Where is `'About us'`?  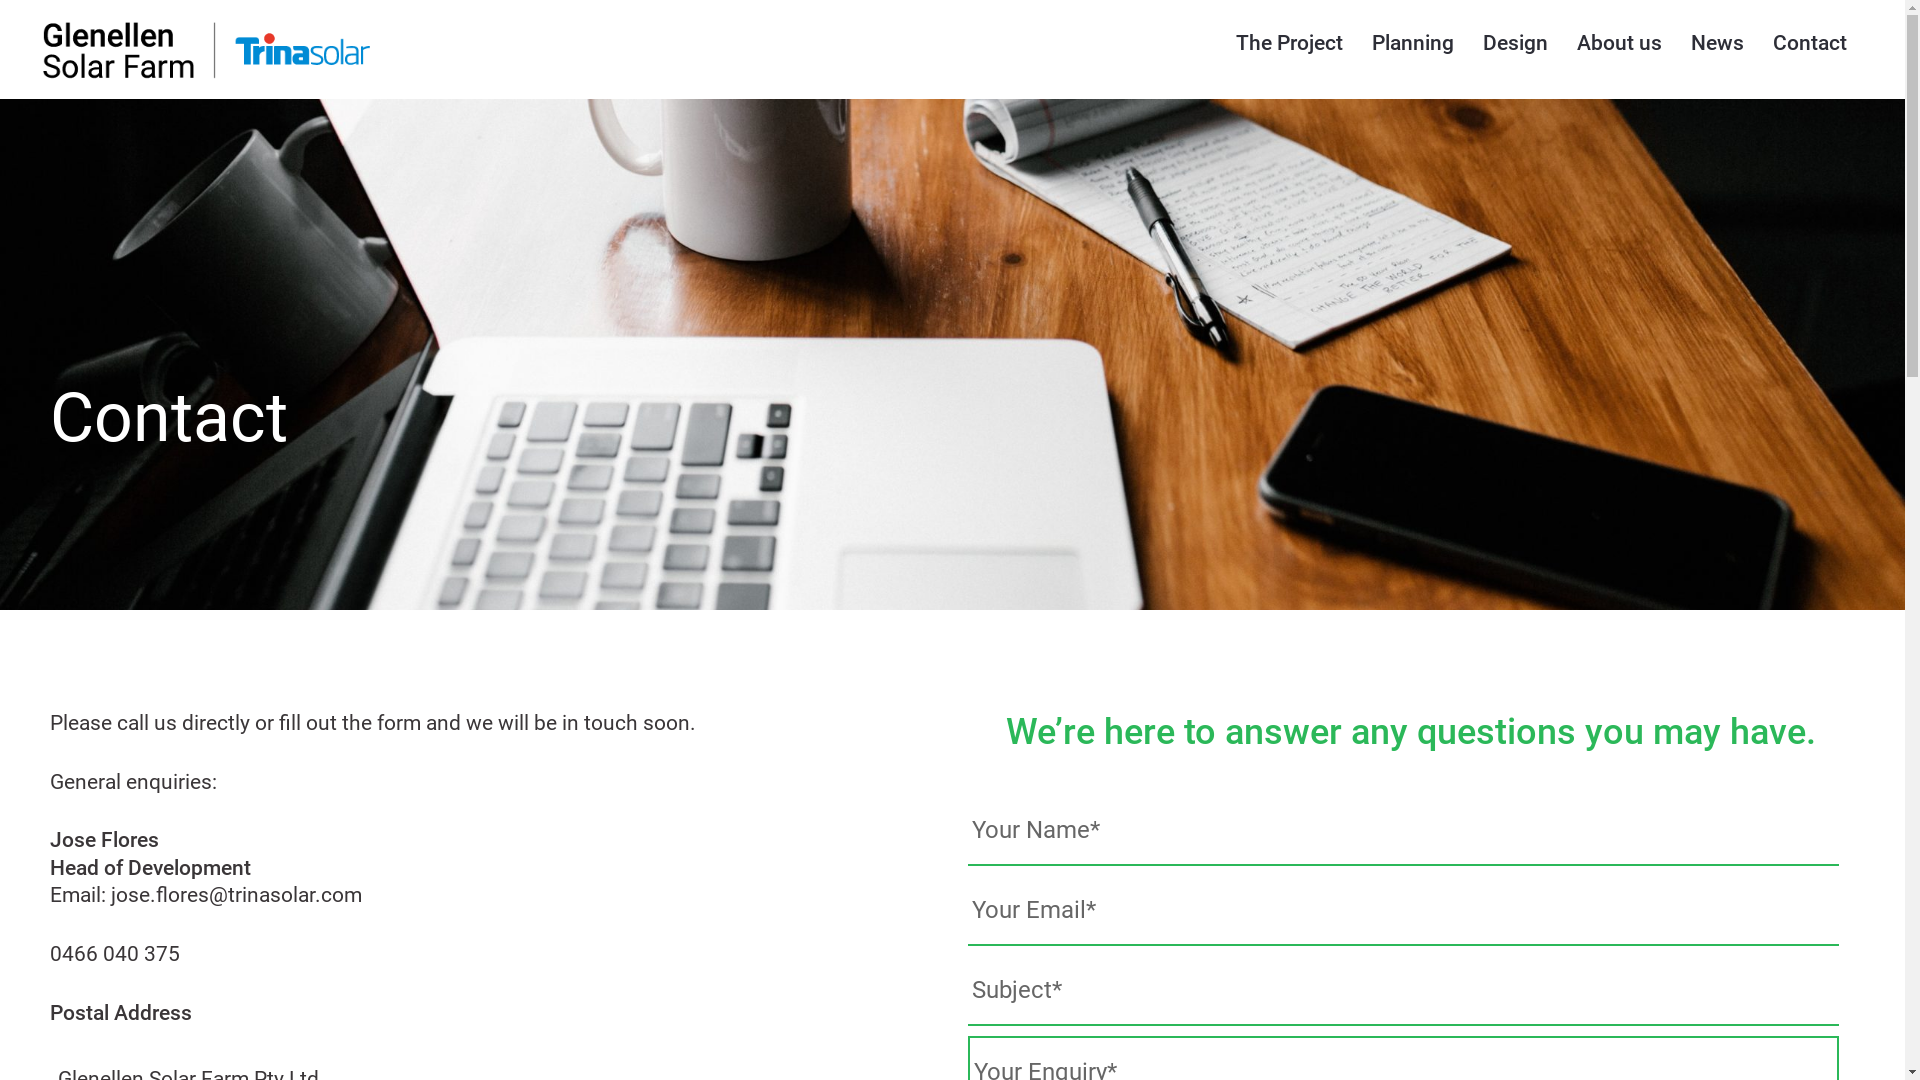
'About us' is located at coordinates (1576, 42).